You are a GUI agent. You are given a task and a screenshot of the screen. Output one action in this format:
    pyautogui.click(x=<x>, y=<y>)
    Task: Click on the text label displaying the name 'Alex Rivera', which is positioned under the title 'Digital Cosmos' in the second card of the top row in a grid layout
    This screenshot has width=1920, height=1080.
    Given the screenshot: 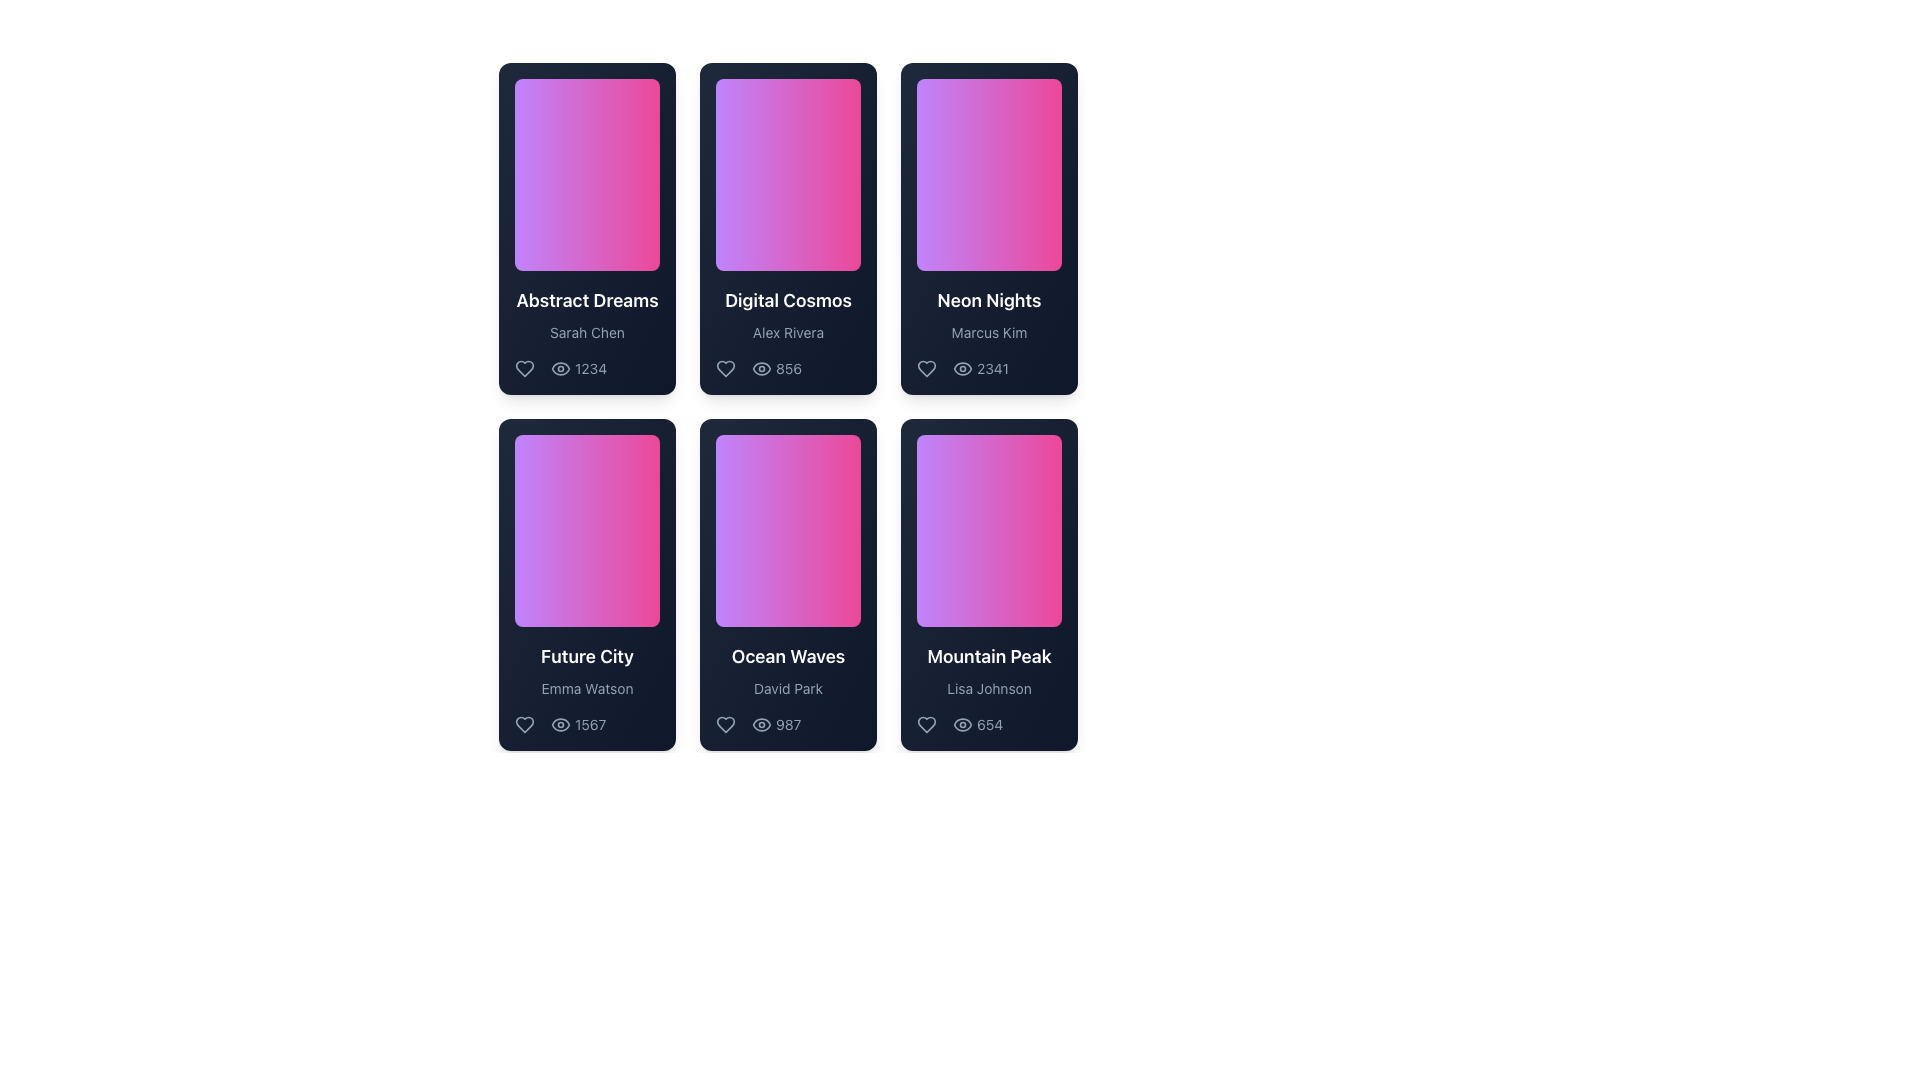 What is the action you would take?
    pyautogui.click(x=787, y=331)
    